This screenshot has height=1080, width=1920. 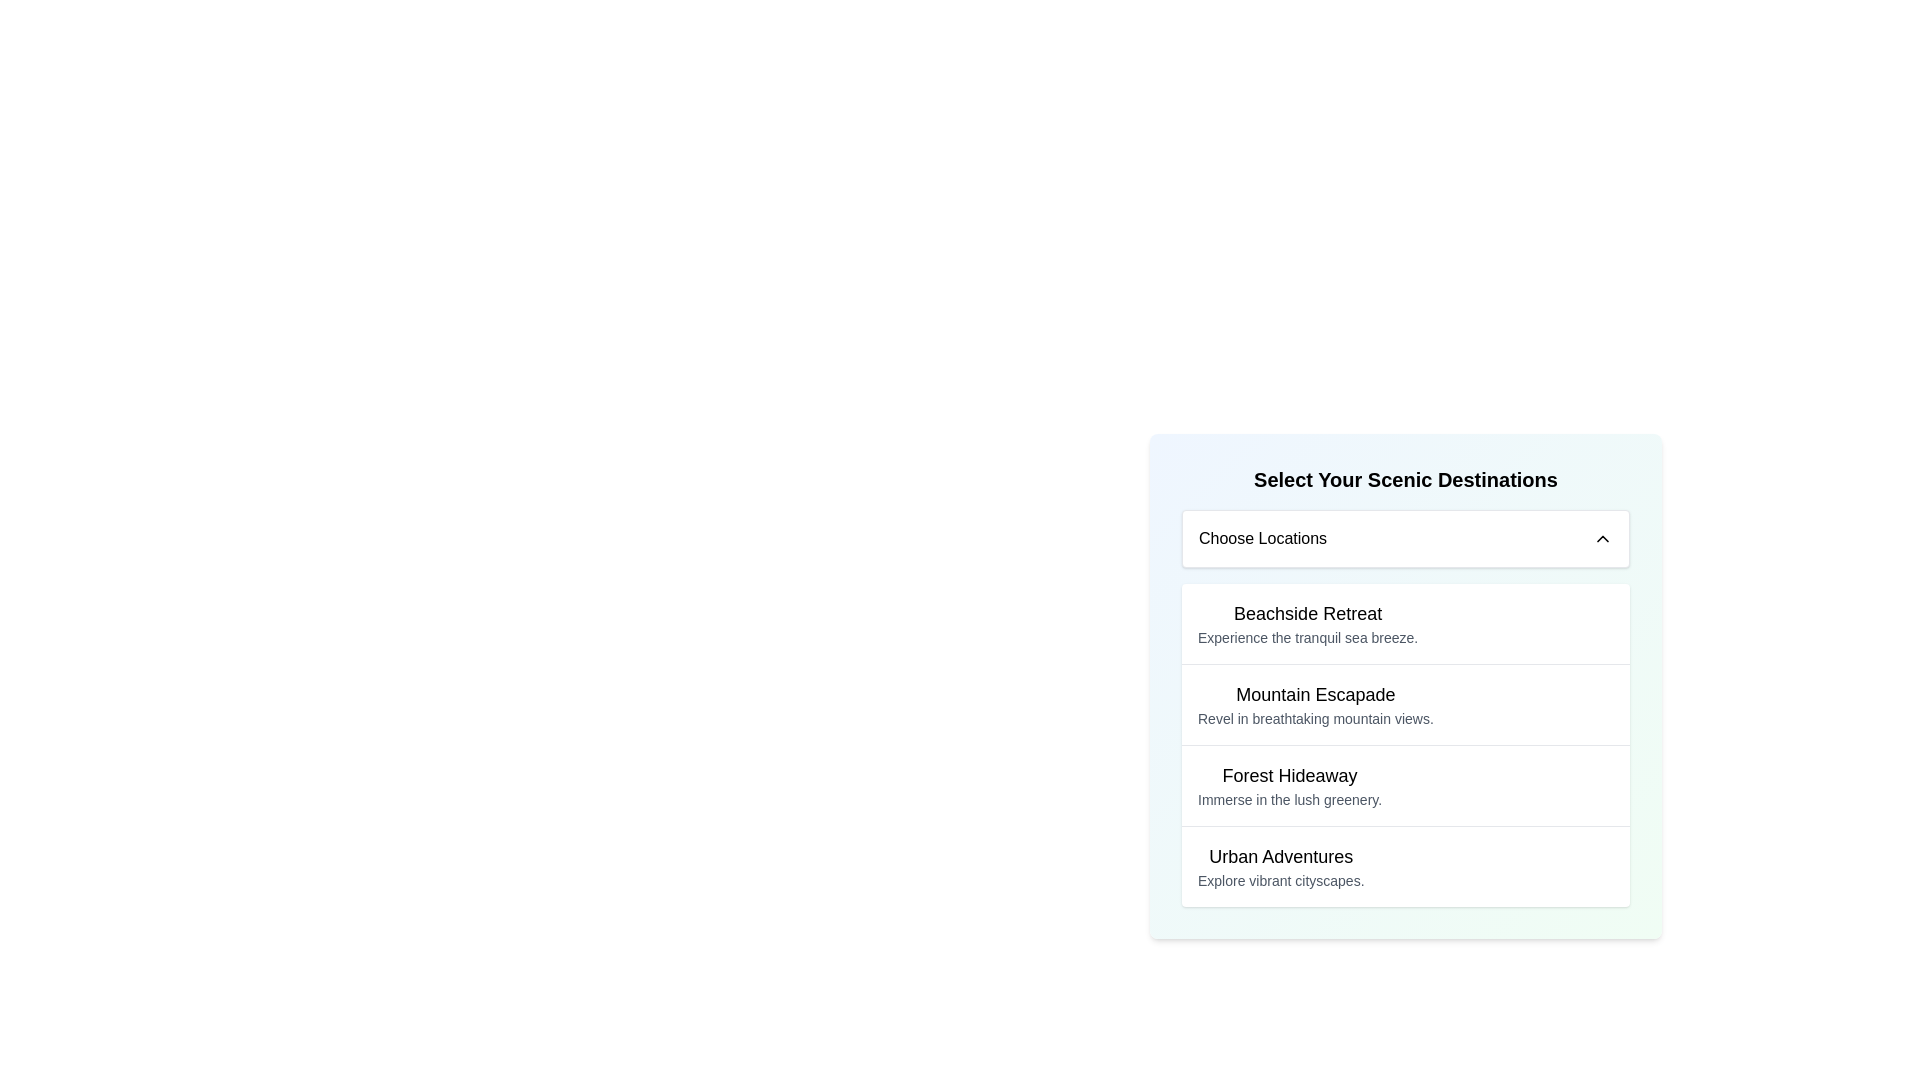 What do you see at coordinates (1308, 623) in the screenshot?
I see `the text element presenting the title and description for 'Beachside Retreat'` at bounding box center [1308, 623].